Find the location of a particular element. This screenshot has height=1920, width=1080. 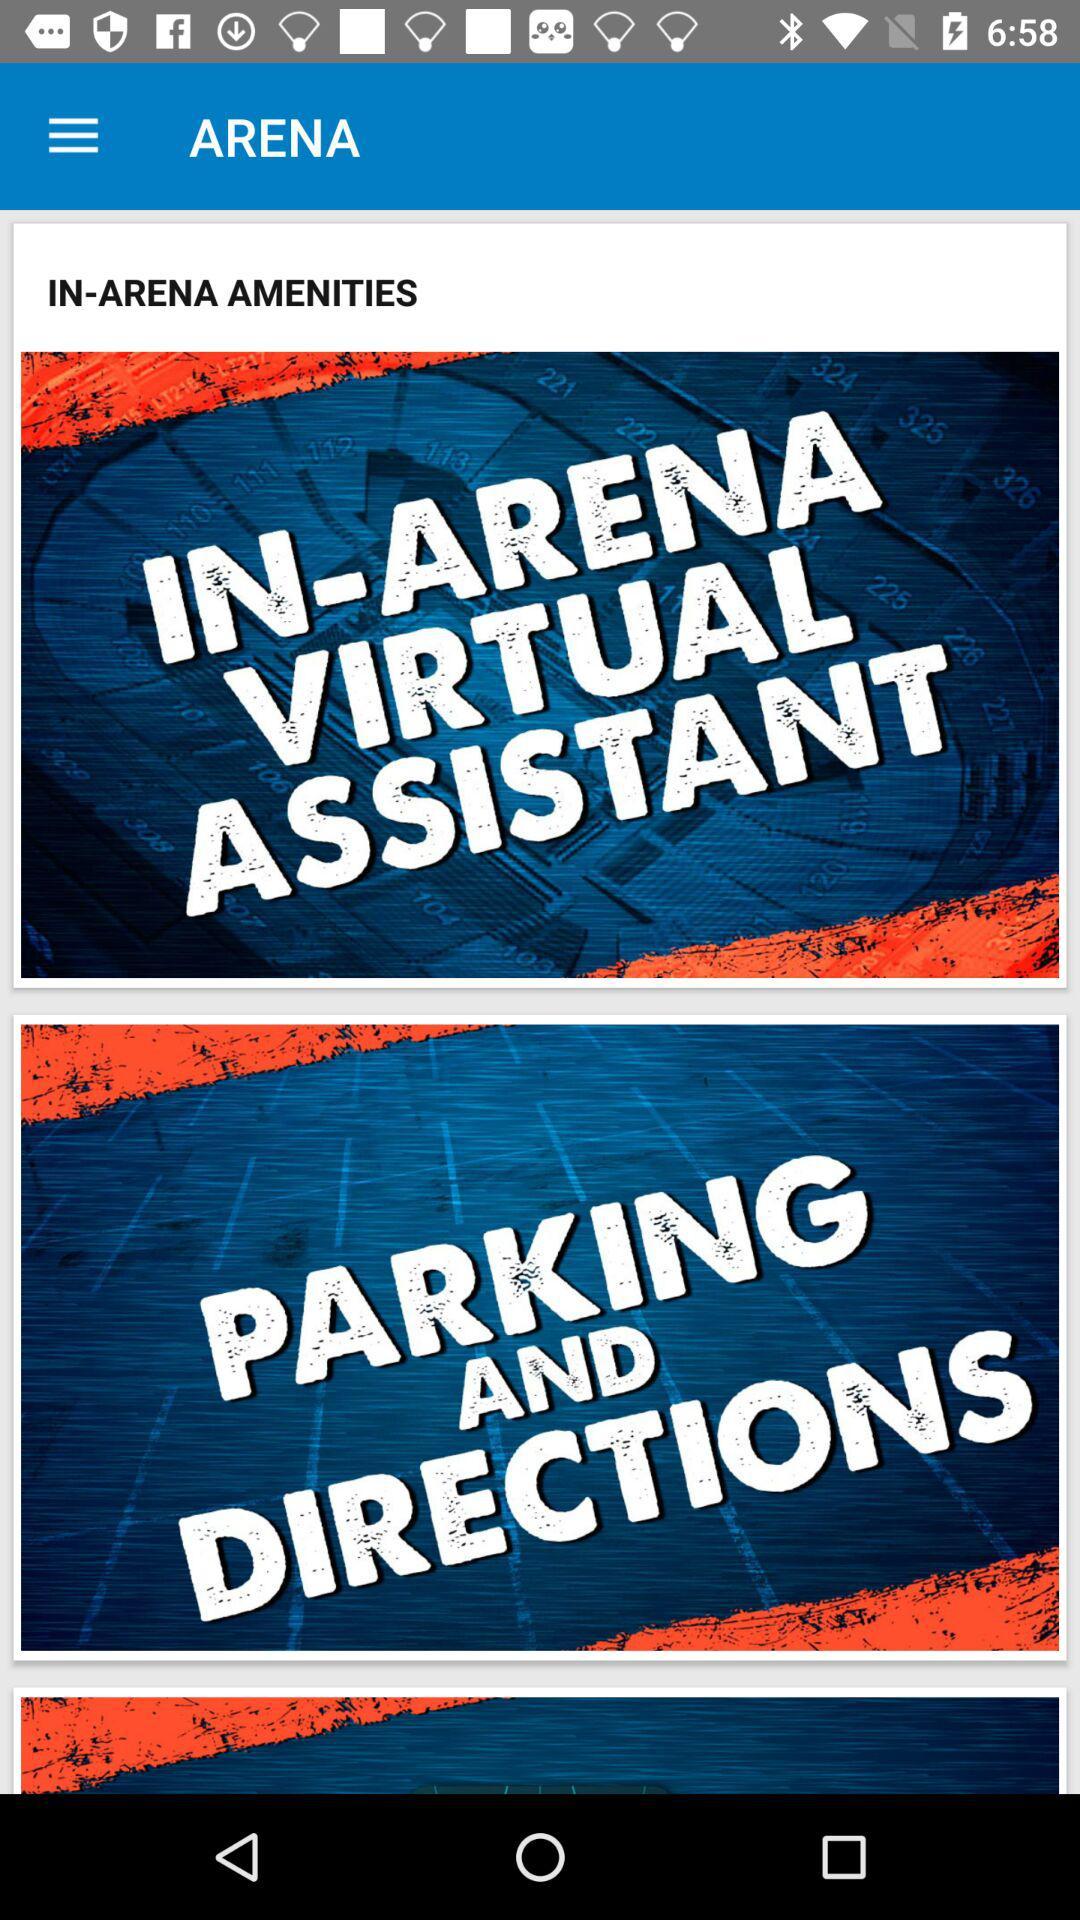

the icon to the left of the arena icon is located at coordinates (72, 135).